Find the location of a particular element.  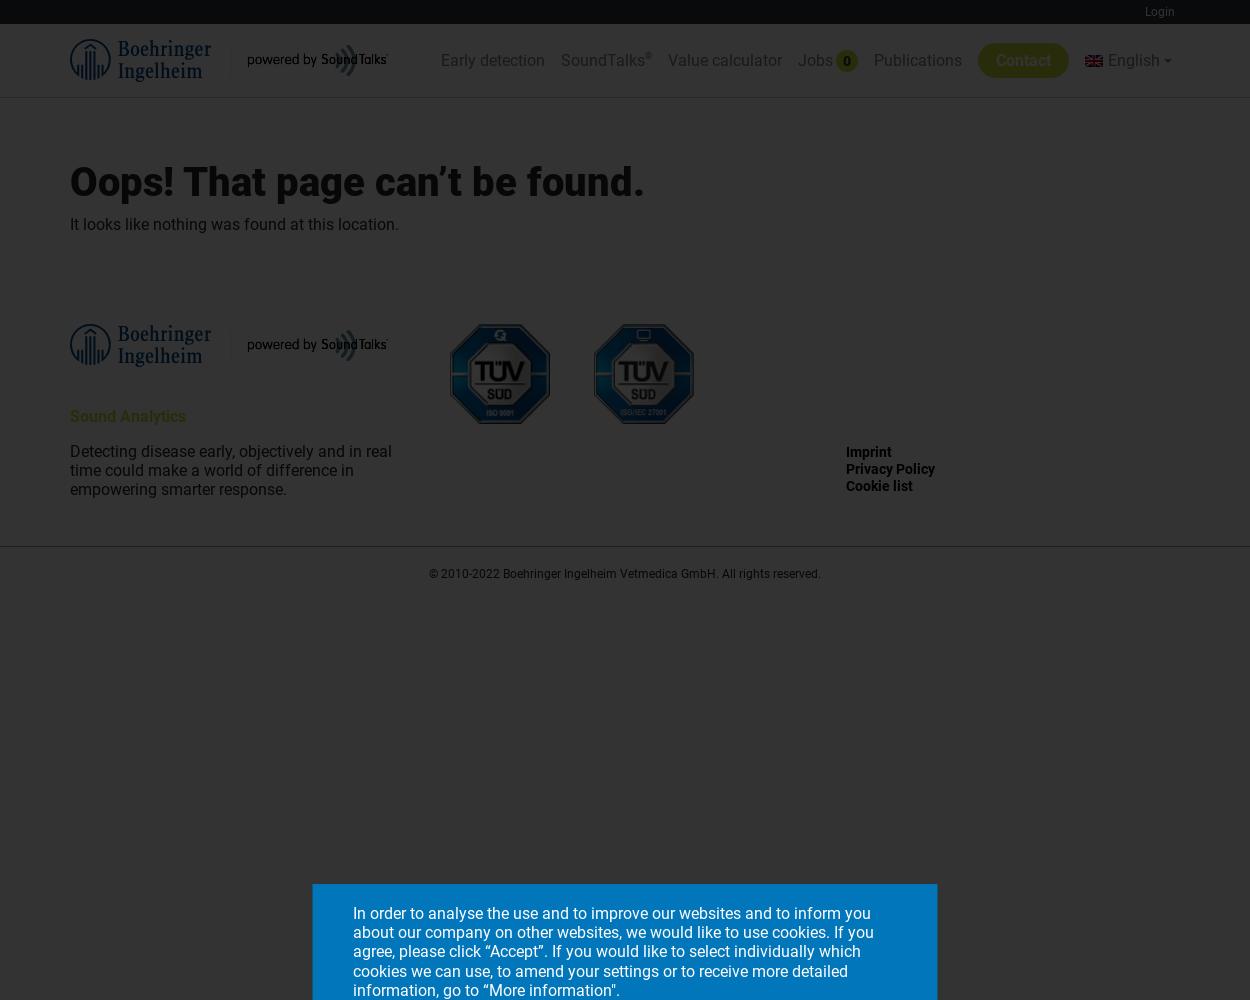

'Cookie list' is located at coordinates (878, 484).